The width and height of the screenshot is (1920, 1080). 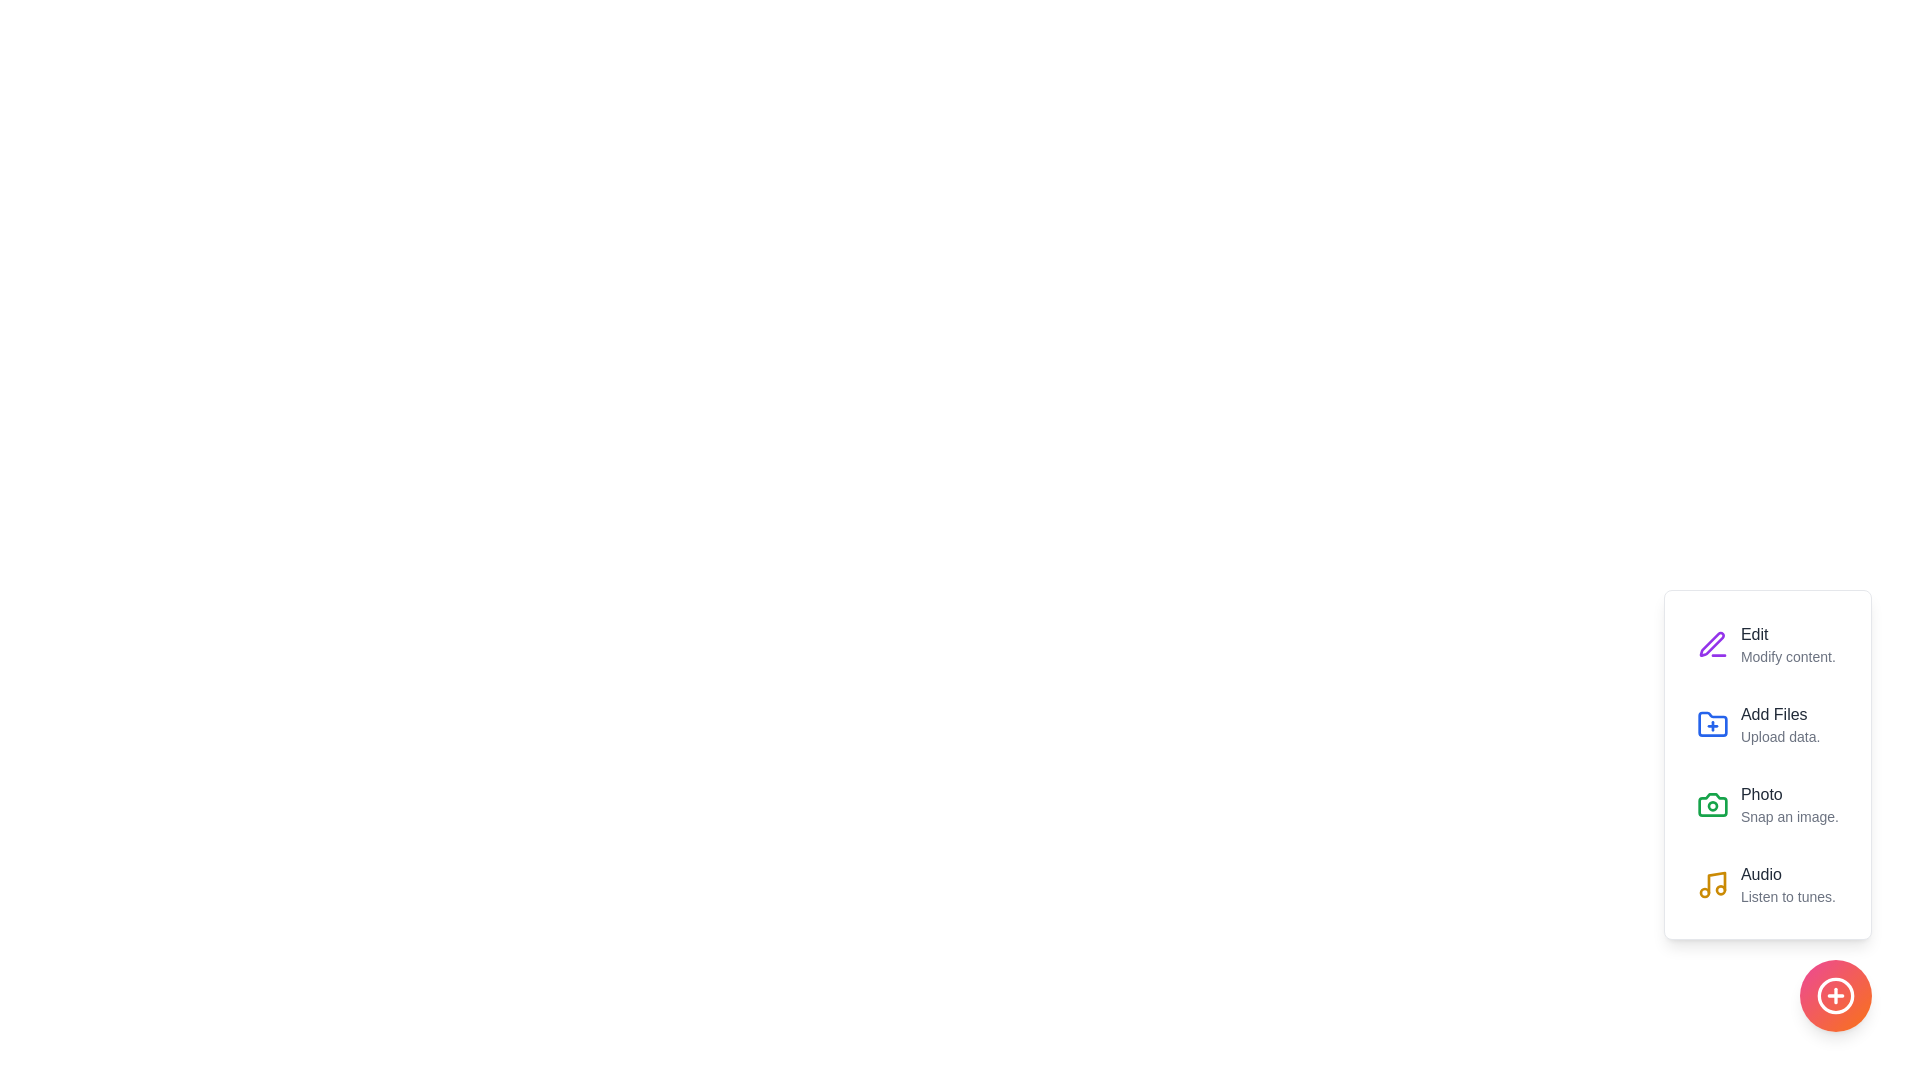 What do you see at coordinates (1767, 725) in the screenshot?
I see `the Add Files option from the menu` at bounding box center [1767, 725].